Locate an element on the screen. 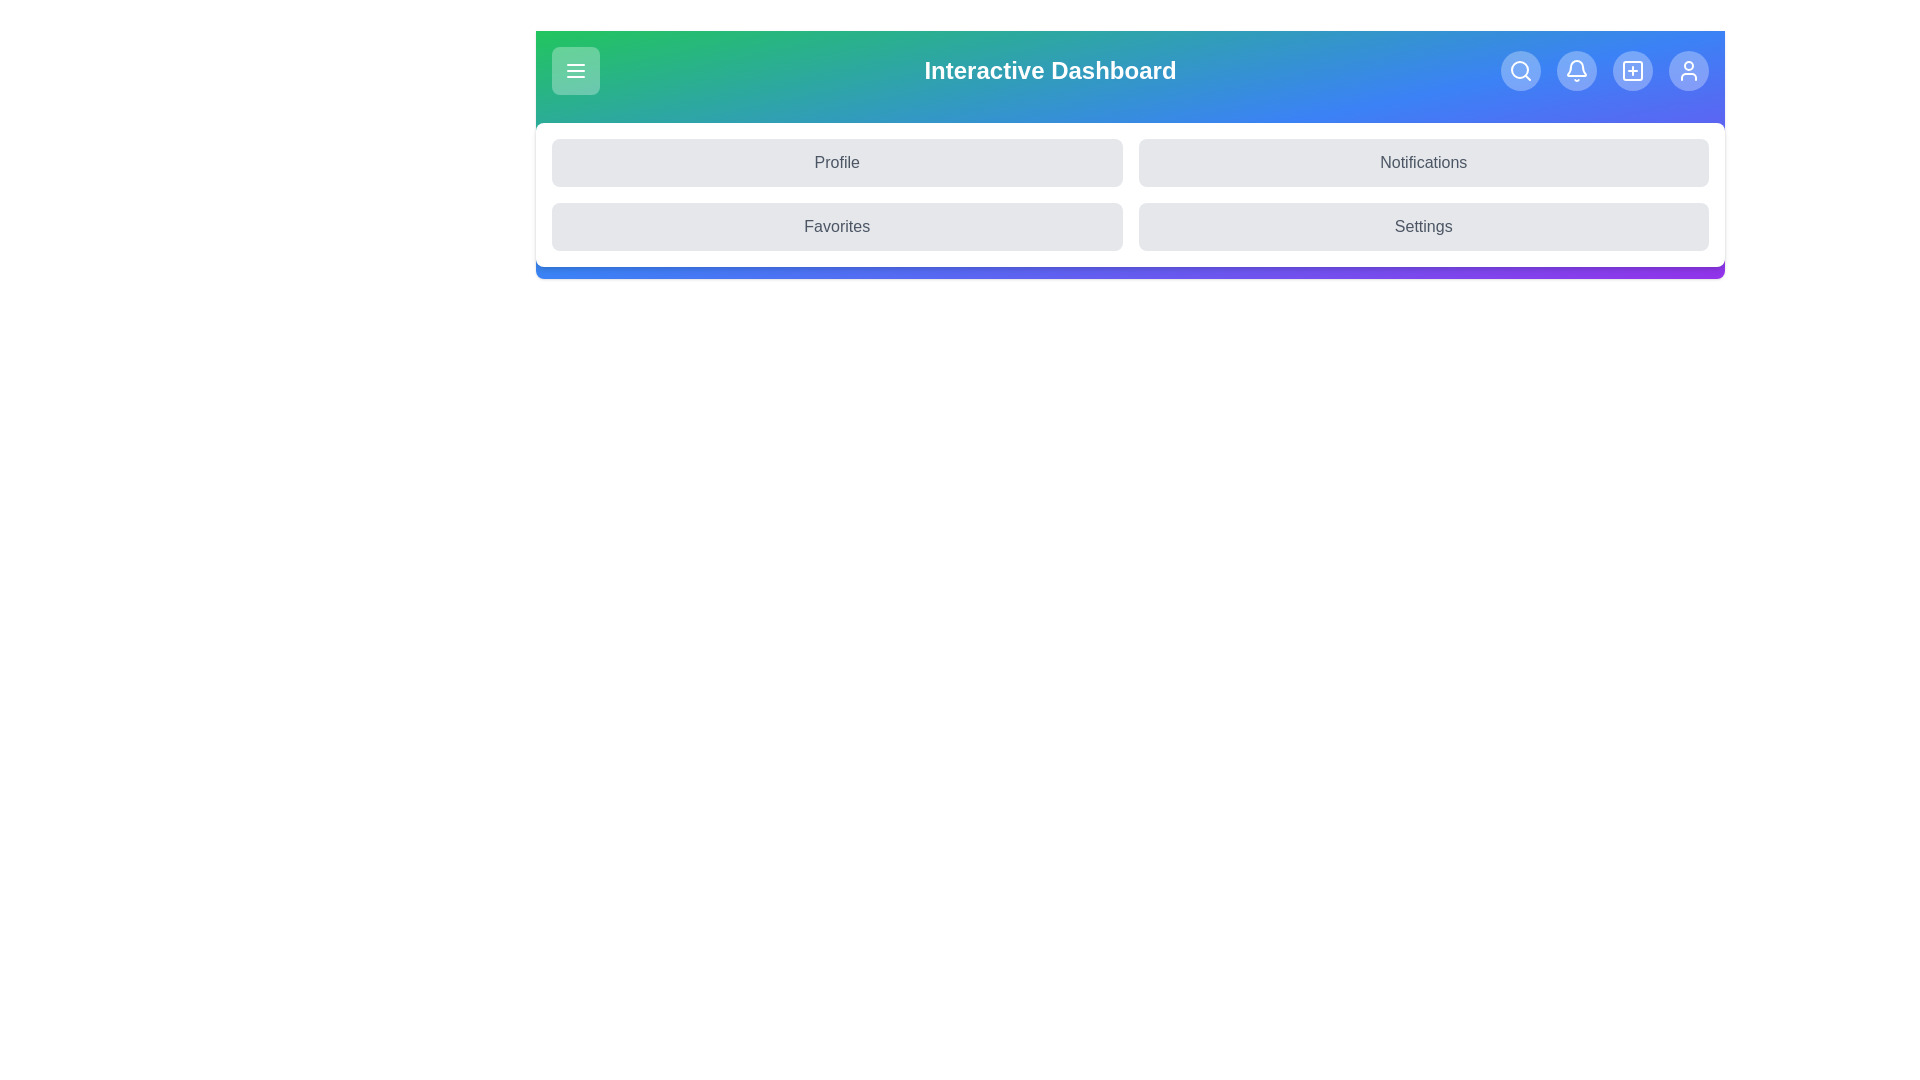 The image size is (1920, 1080). the Search icon to navigate to the corresponding section is located at coordinates (1520, 69).